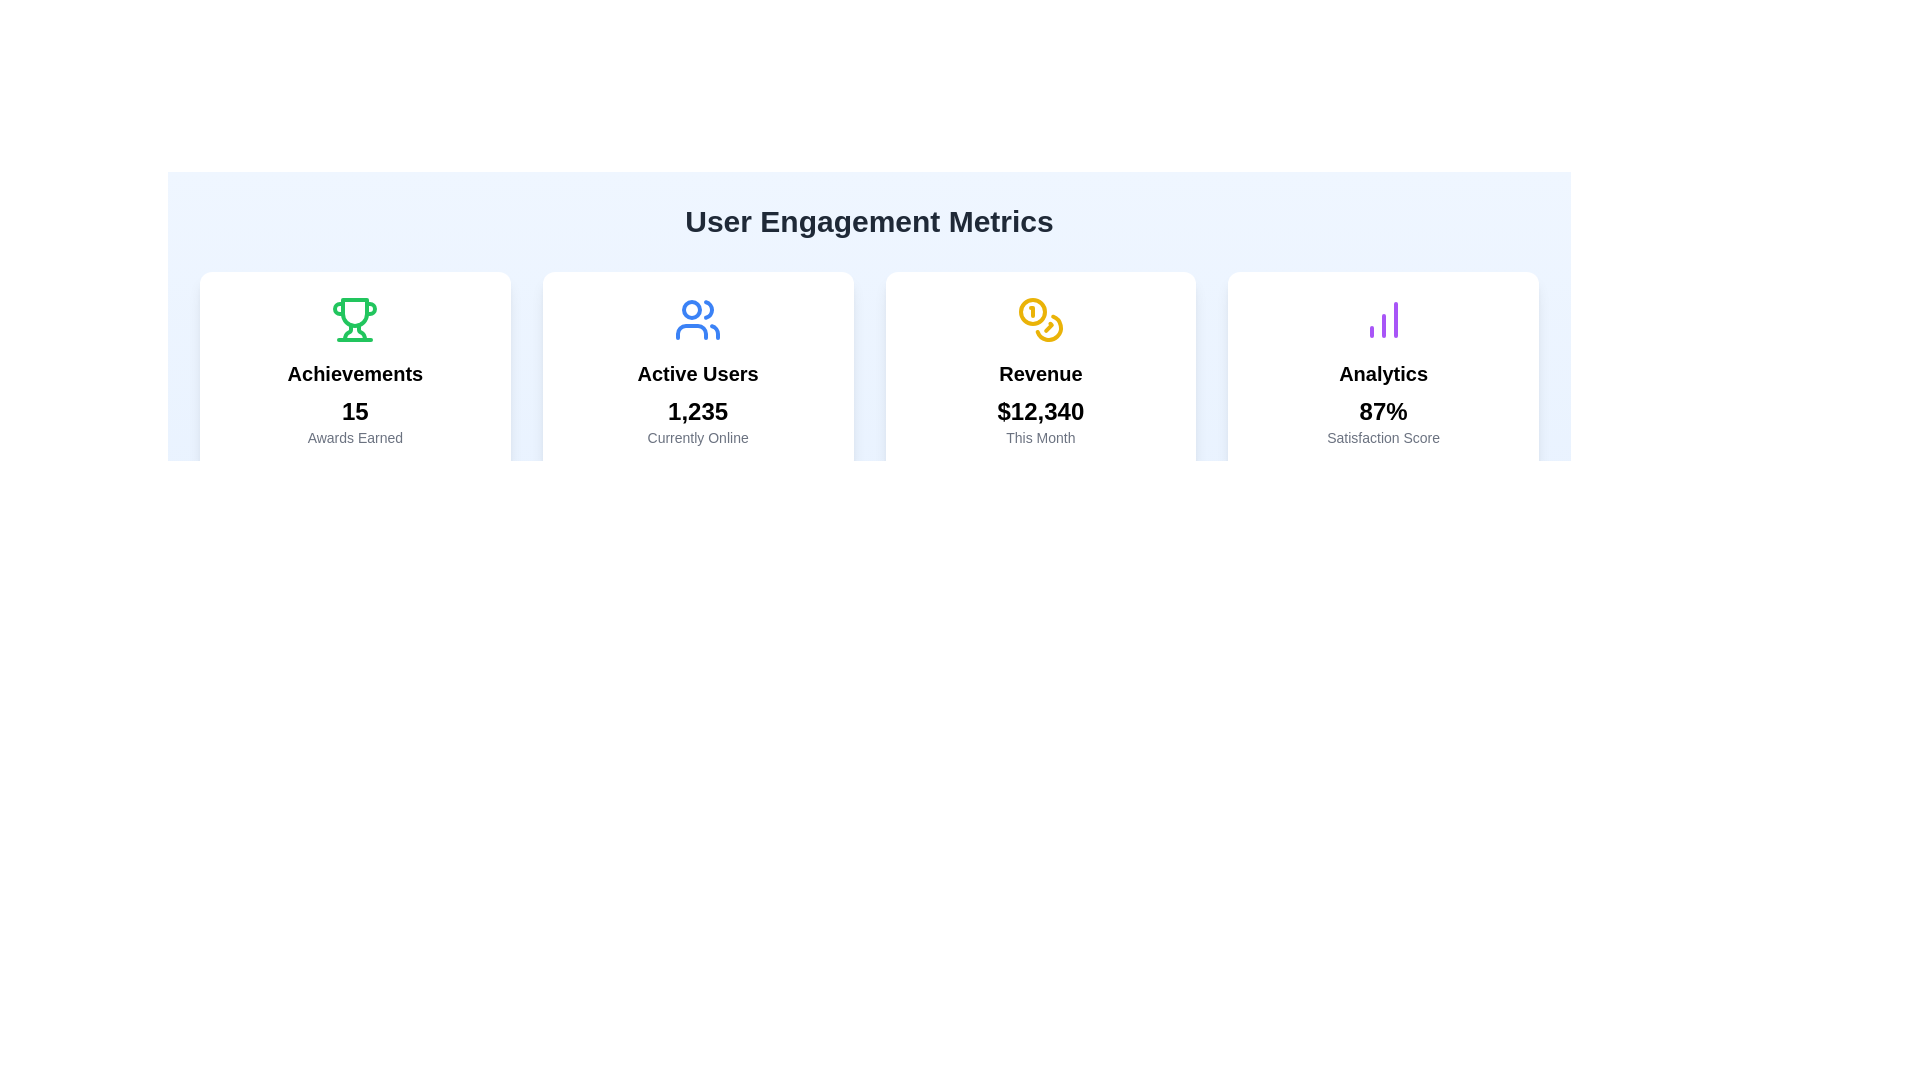 This screenshot has width=1920, height=1080. What do you see at coordinates (698, 437) in the screenshot?
I see `the static text located below the numeric display of '1,235' in the 'Active Users' card, which is the second element from the left in the row of user engagement metrics` at bounding box center [698, 437].